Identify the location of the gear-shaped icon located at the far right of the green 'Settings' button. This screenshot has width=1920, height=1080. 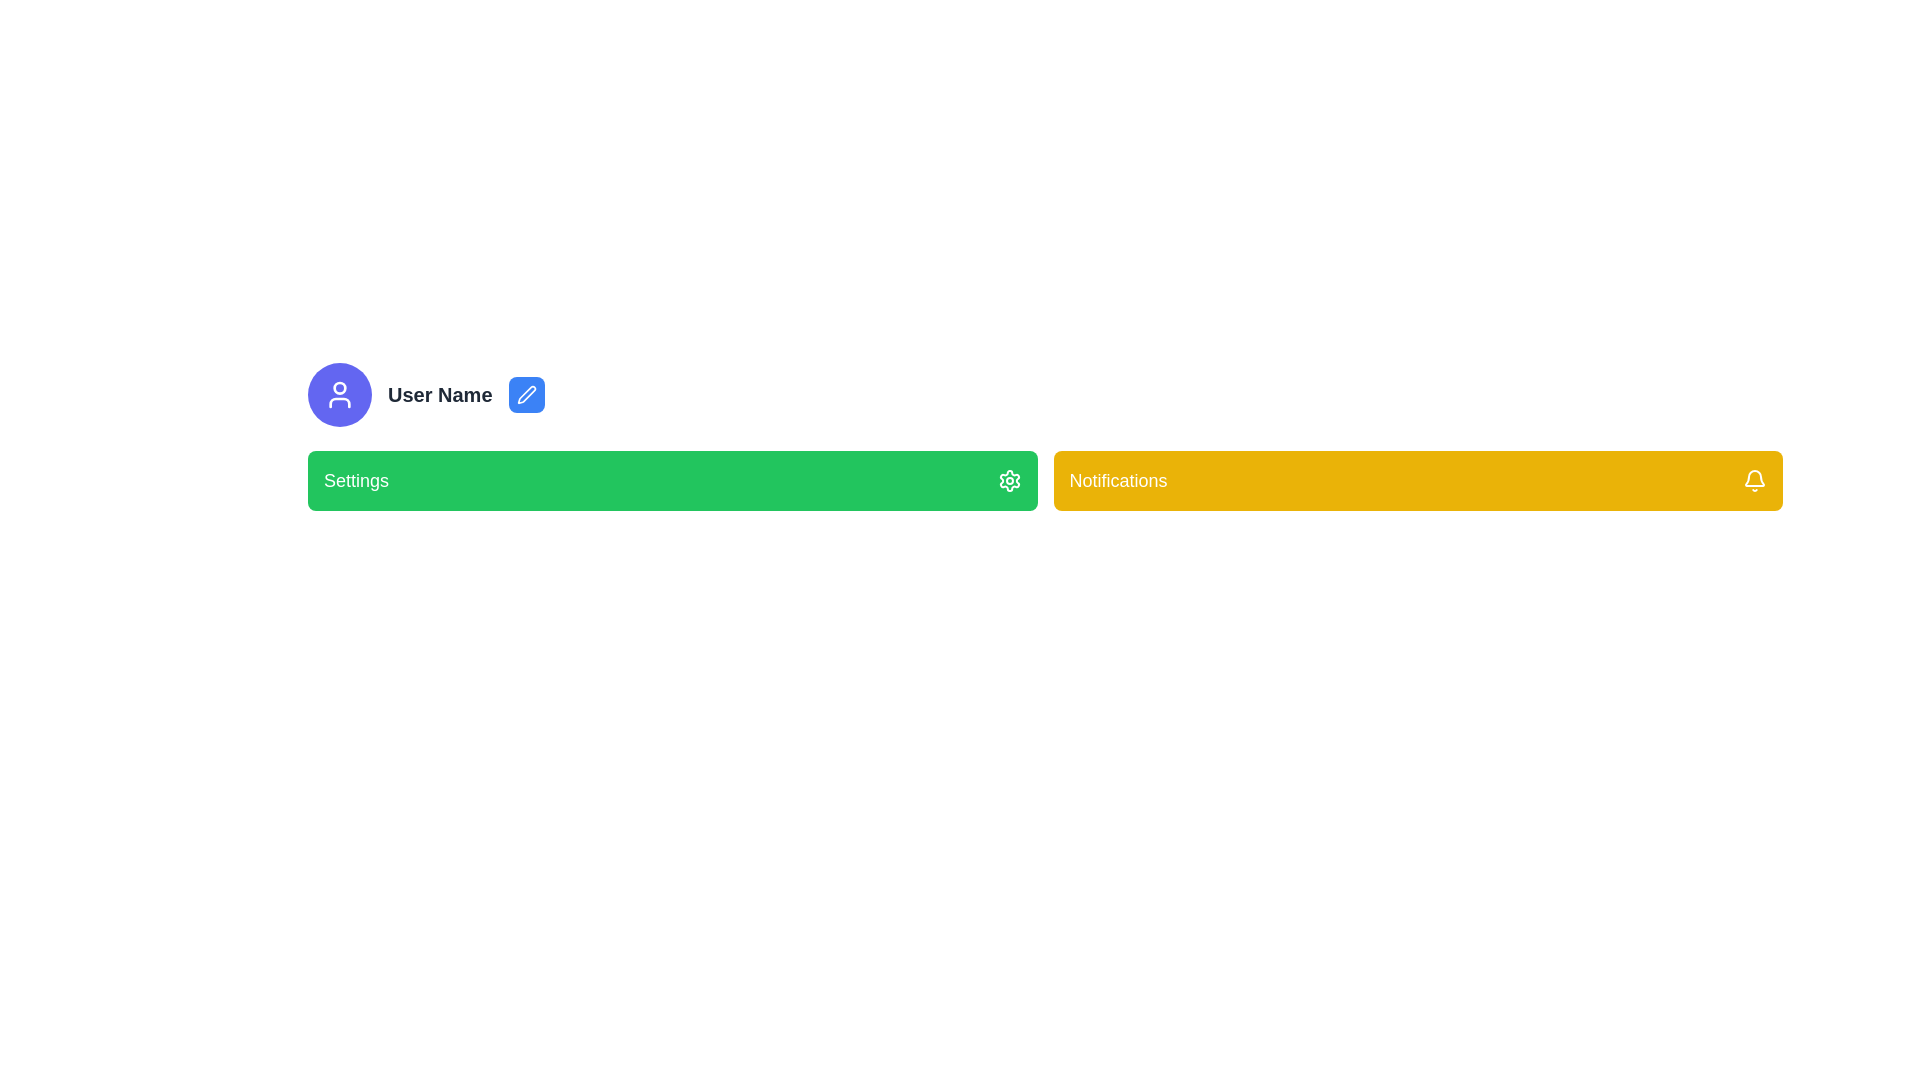
(1009, 481).